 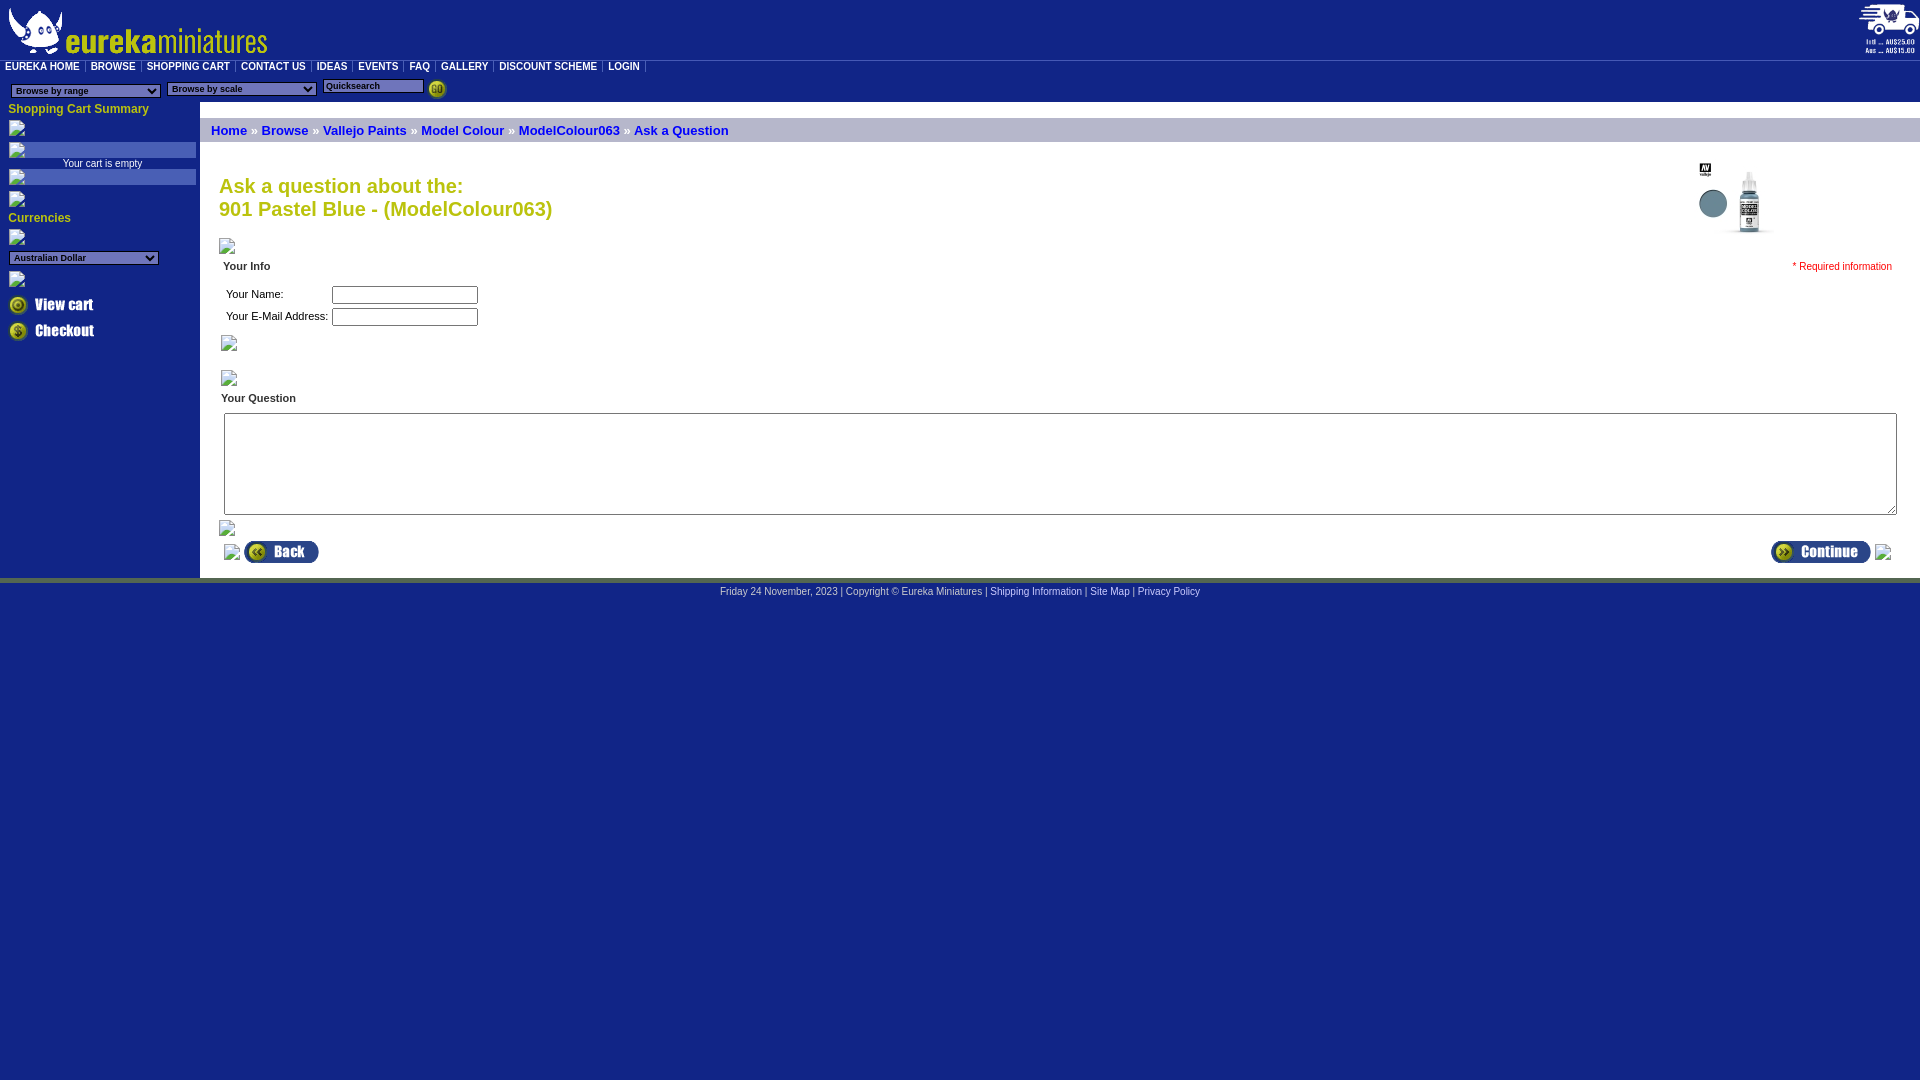 What do you see at coordinates (568, 129) in the screenshot?
I see `'ModelColour063'` at bounding box center [568, 129].